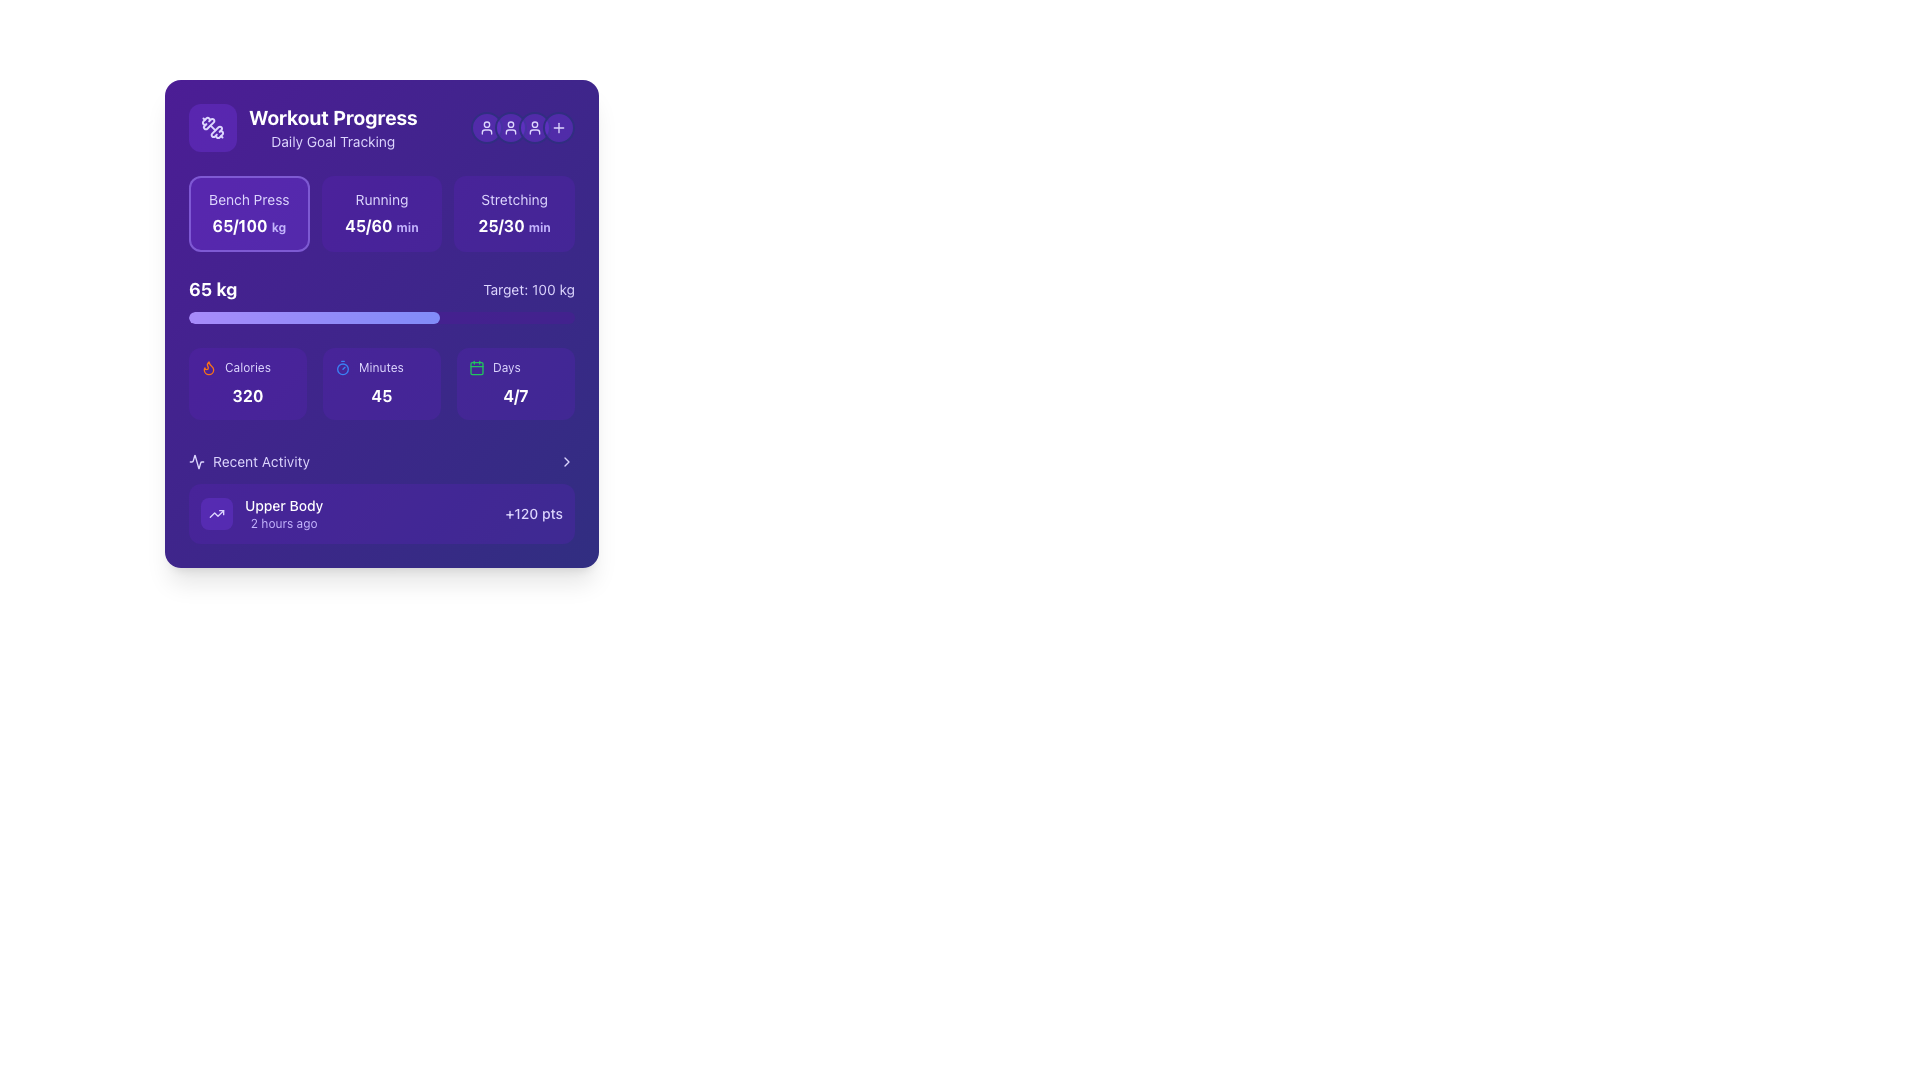  Describe the element at coordinates (333, 118) in the screenshot. I see `text label displaying 'Workout Progress' in large, bold white font on a purple background, positioned at the top-left corner of the card` at that location.